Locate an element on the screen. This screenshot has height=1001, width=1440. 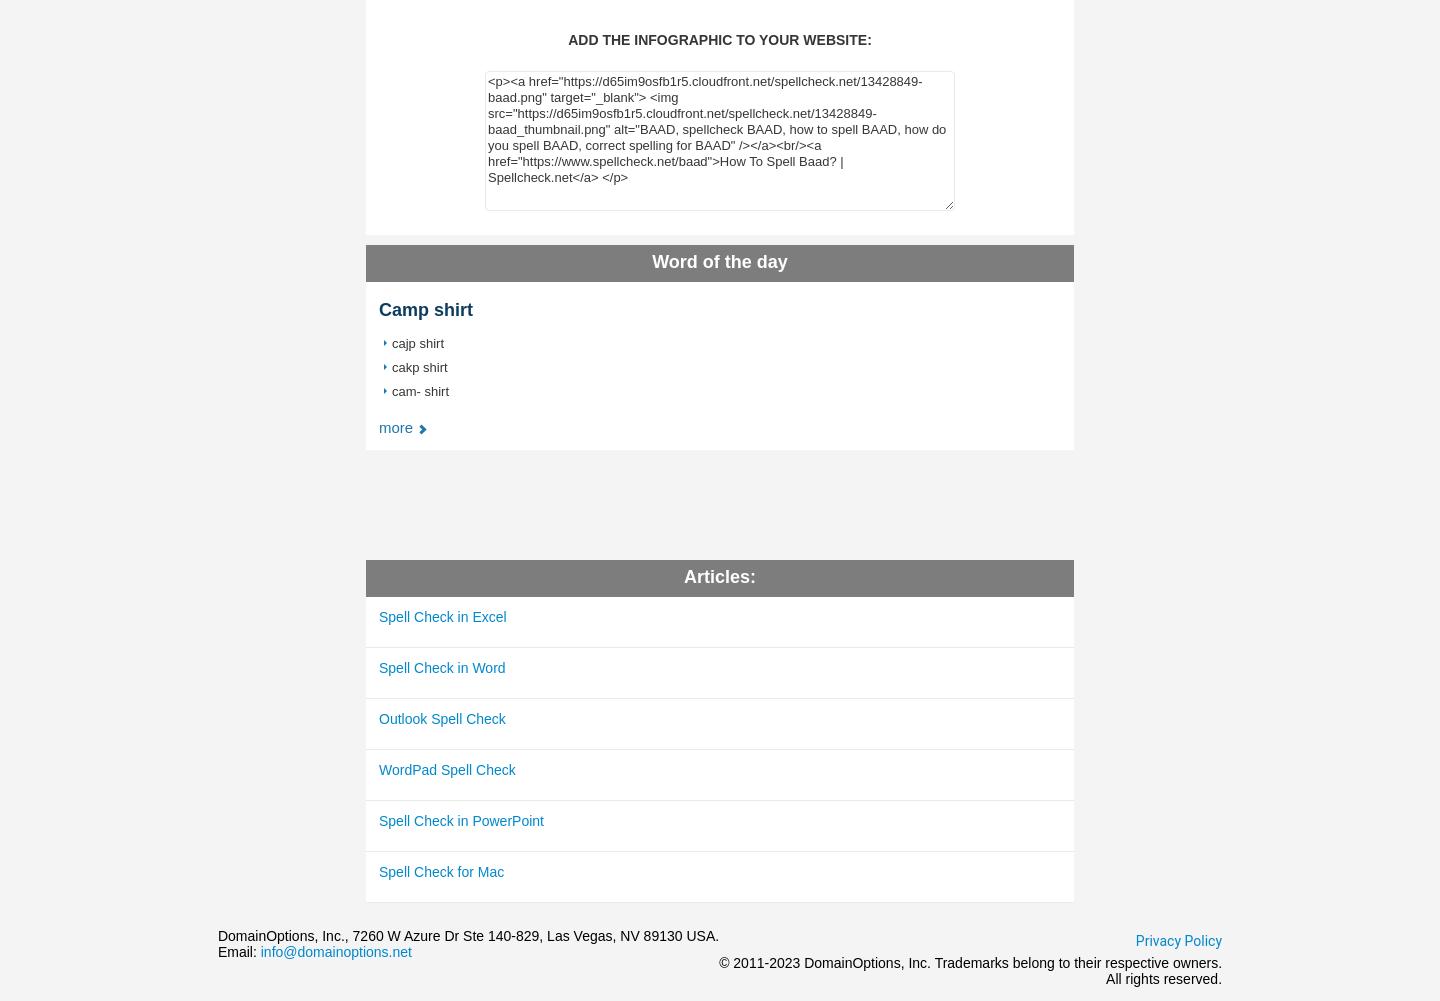
'WordPad Spell Check' is located at coordinates (446, 769).